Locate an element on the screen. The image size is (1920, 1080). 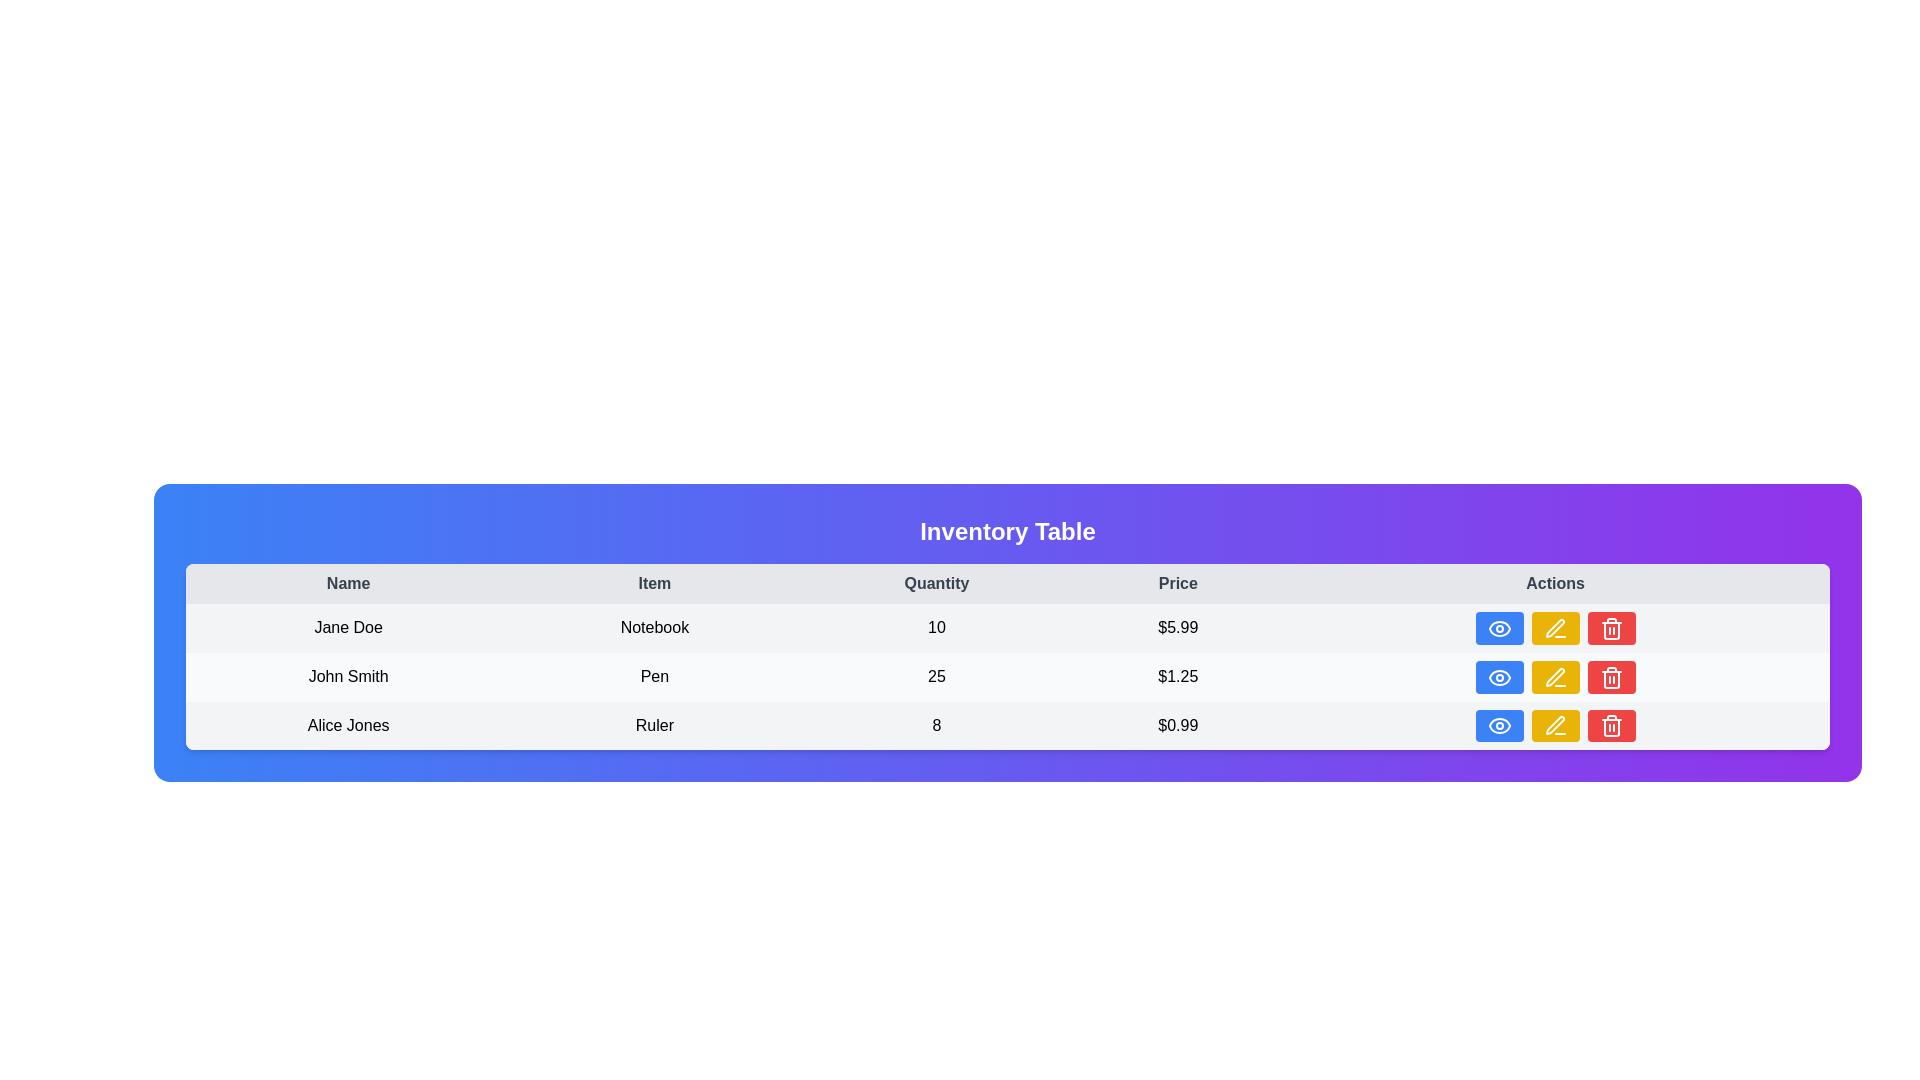
the small blue button with an eye icon located in the 'Actions' column of the first row of the table is located at coordinates (1499, 627).